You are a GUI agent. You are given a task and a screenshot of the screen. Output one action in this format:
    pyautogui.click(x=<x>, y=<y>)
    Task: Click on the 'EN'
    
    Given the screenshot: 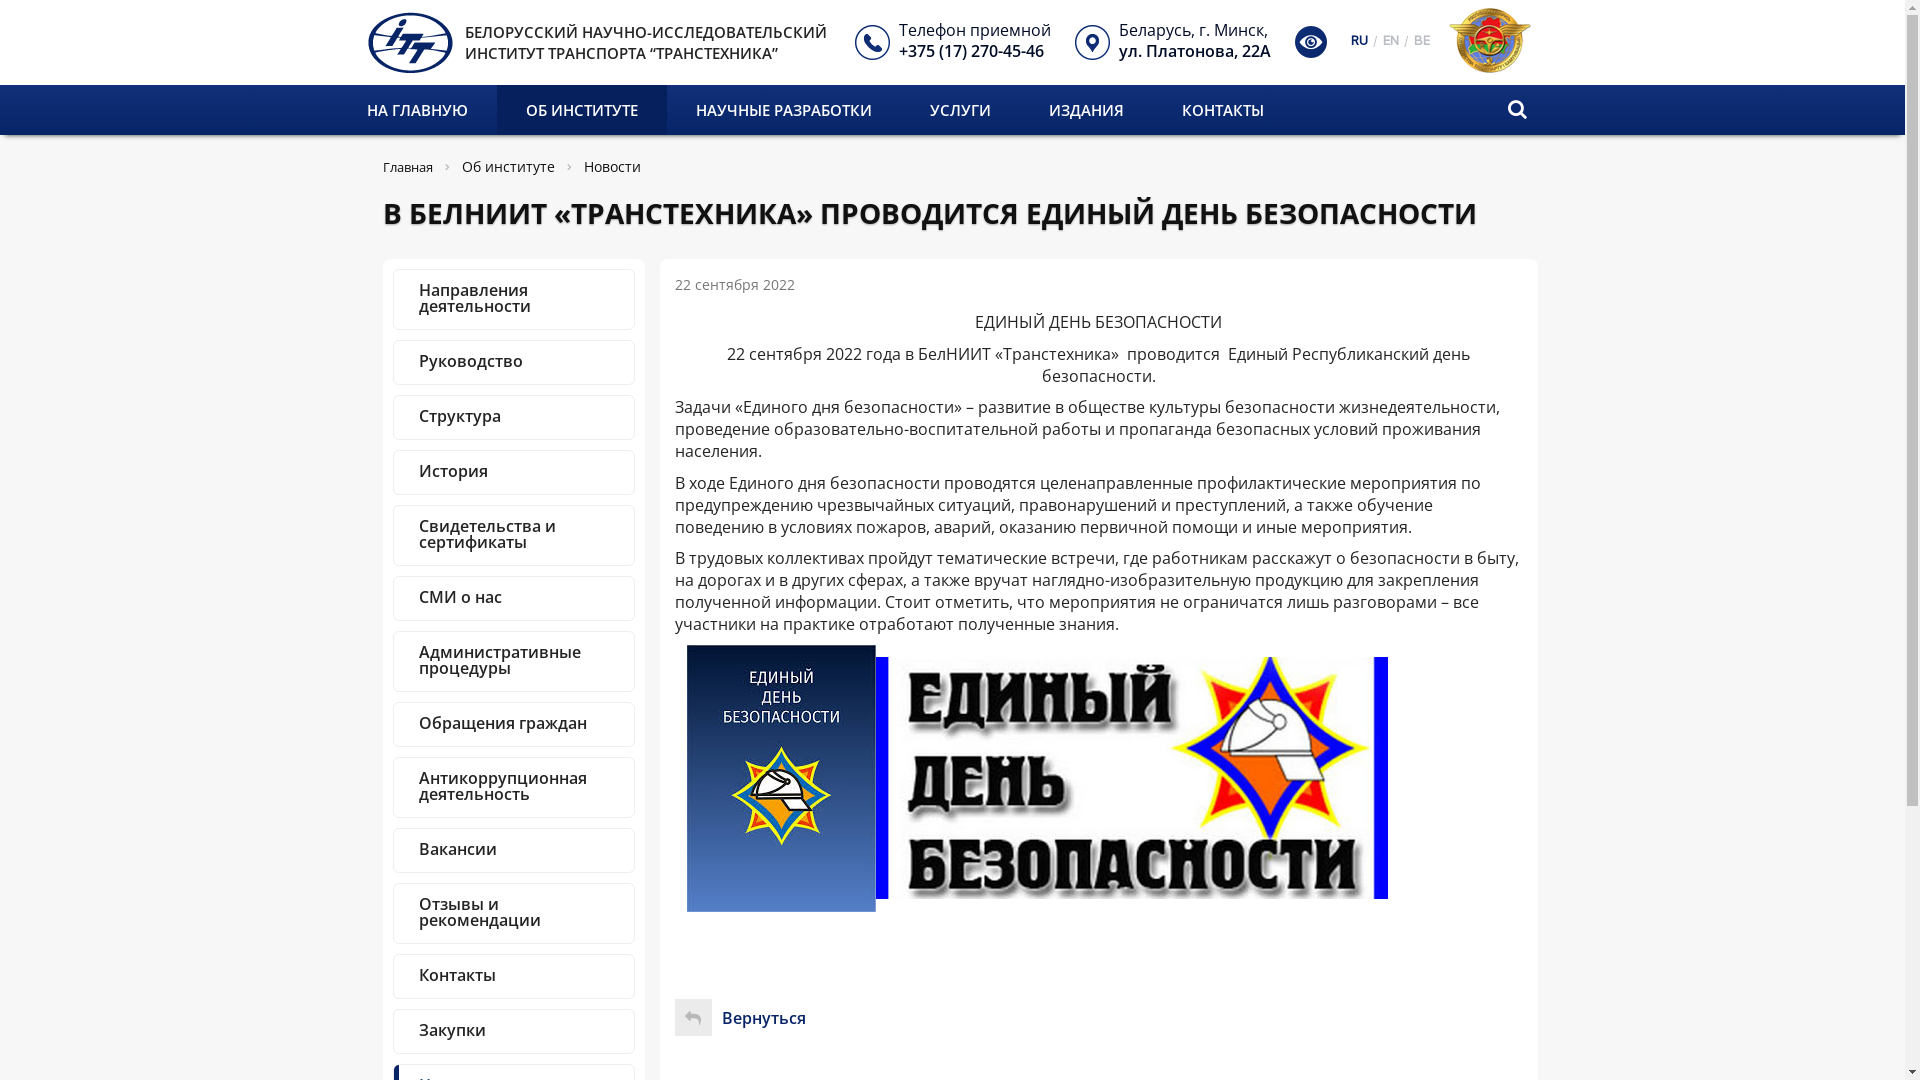 What is the action you would take?
    pyautogui.click(x=1390, y=37)
    